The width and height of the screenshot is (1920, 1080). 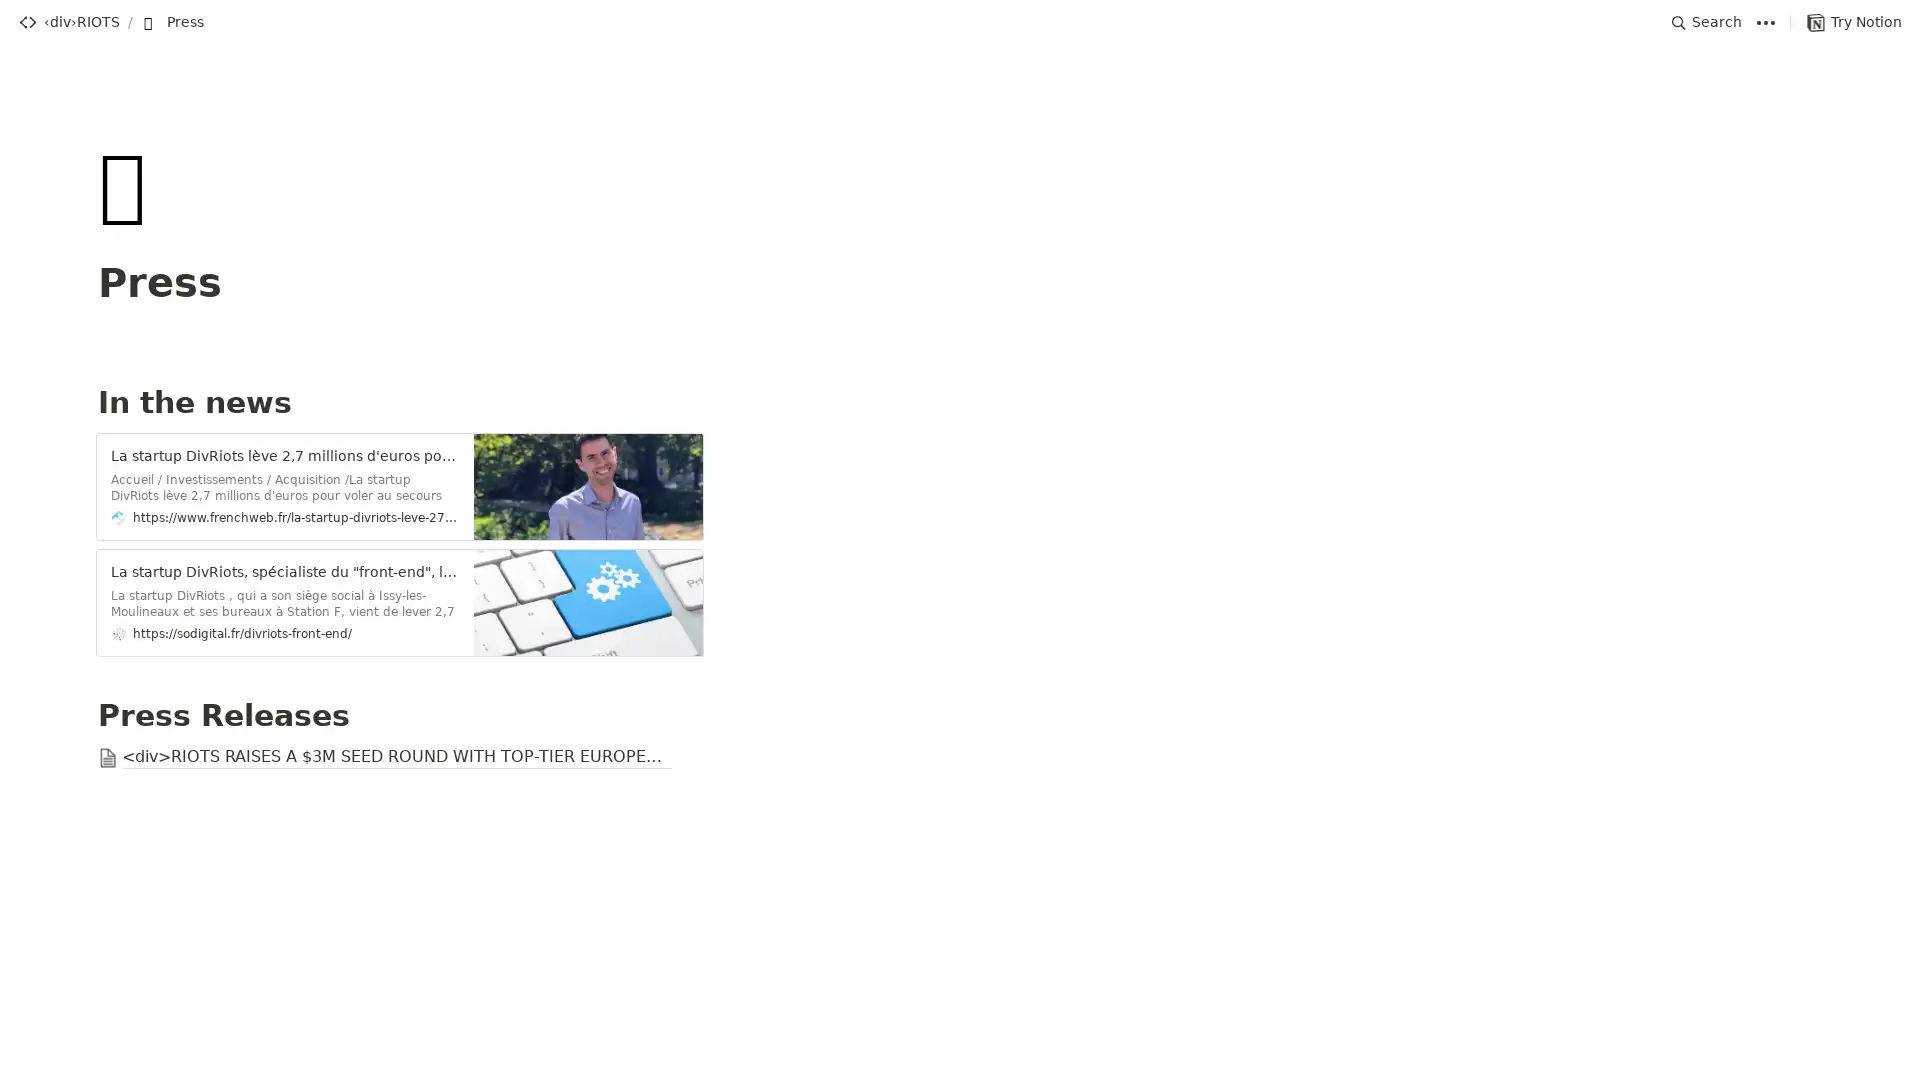 What do you see at coordinates (68, 22) in the screenshot?
I see `divRIOTS` at bounding box center [68, 22].